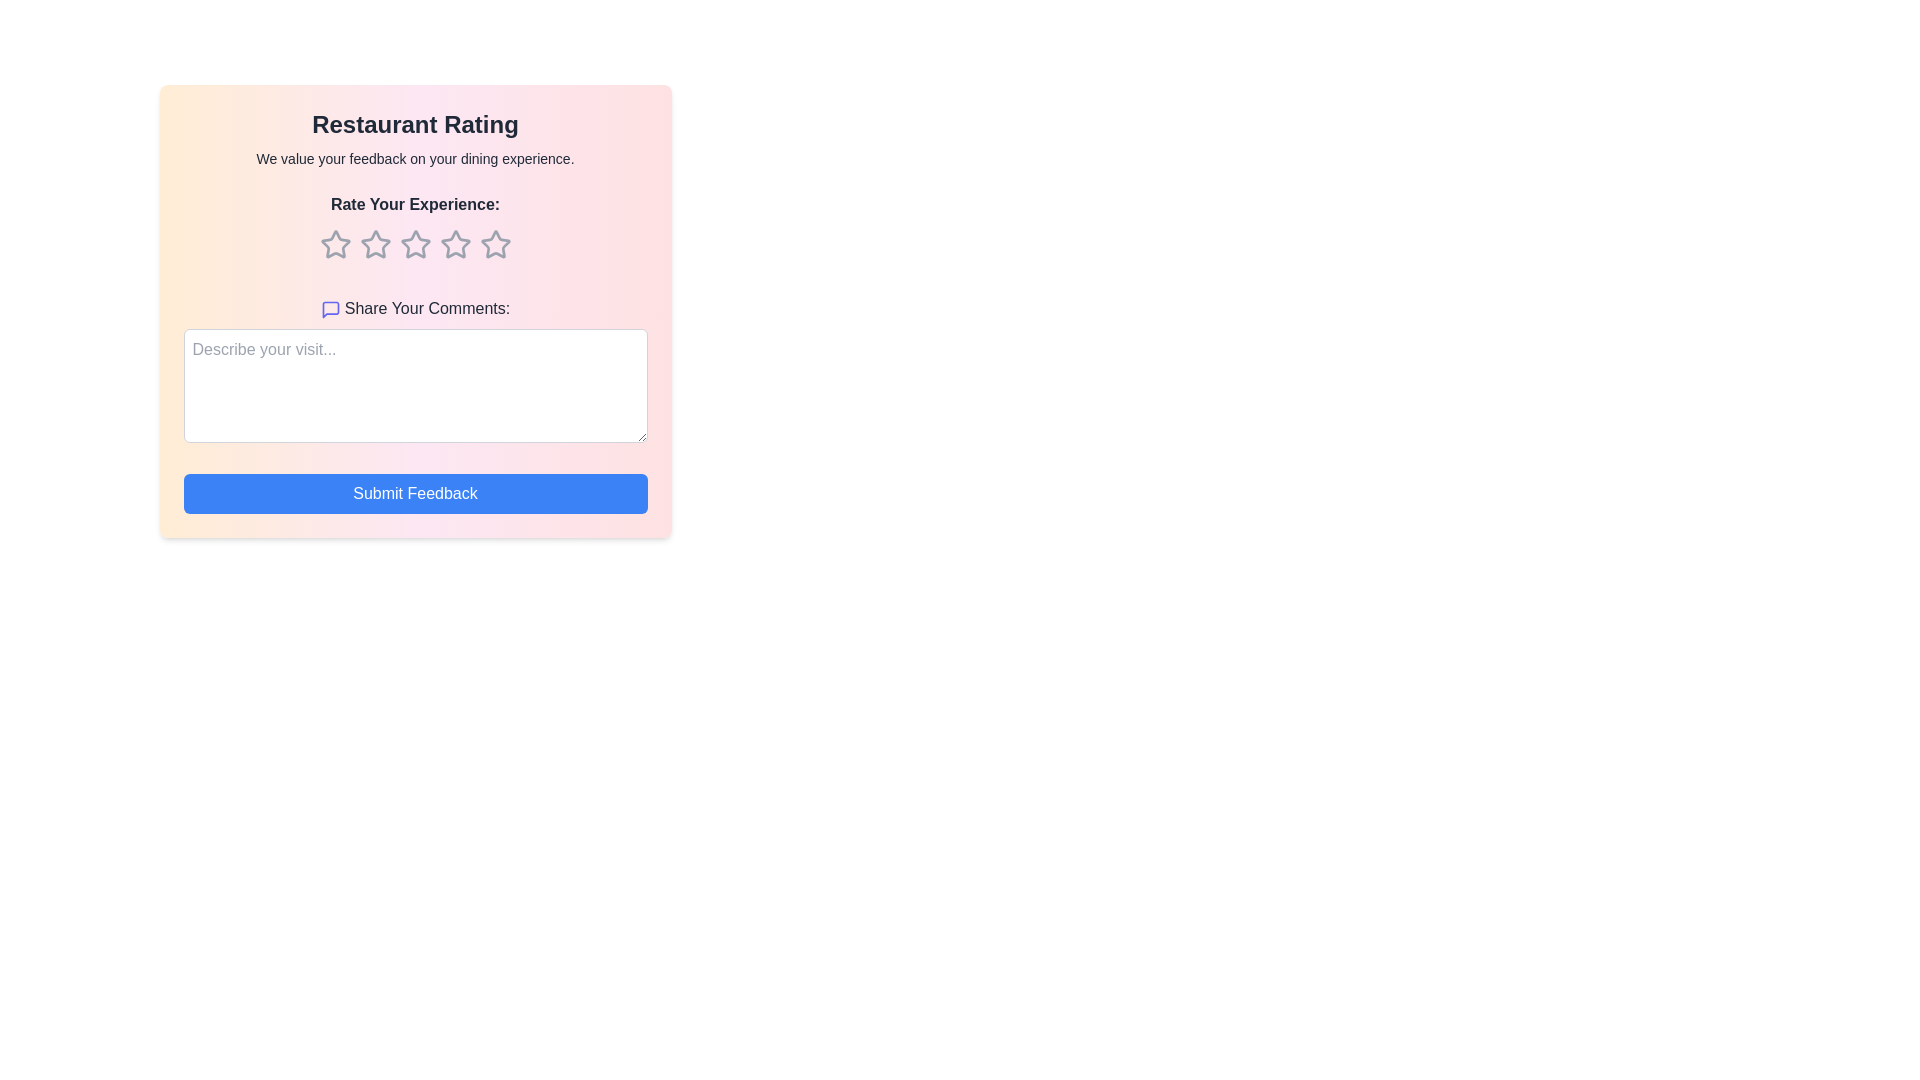 The height and width of the screenshot is (1080, 1920). I want to click on header text displaying 'Restaurant Rating' which is prominently positioned at the top of the layout, so click(414, 124).